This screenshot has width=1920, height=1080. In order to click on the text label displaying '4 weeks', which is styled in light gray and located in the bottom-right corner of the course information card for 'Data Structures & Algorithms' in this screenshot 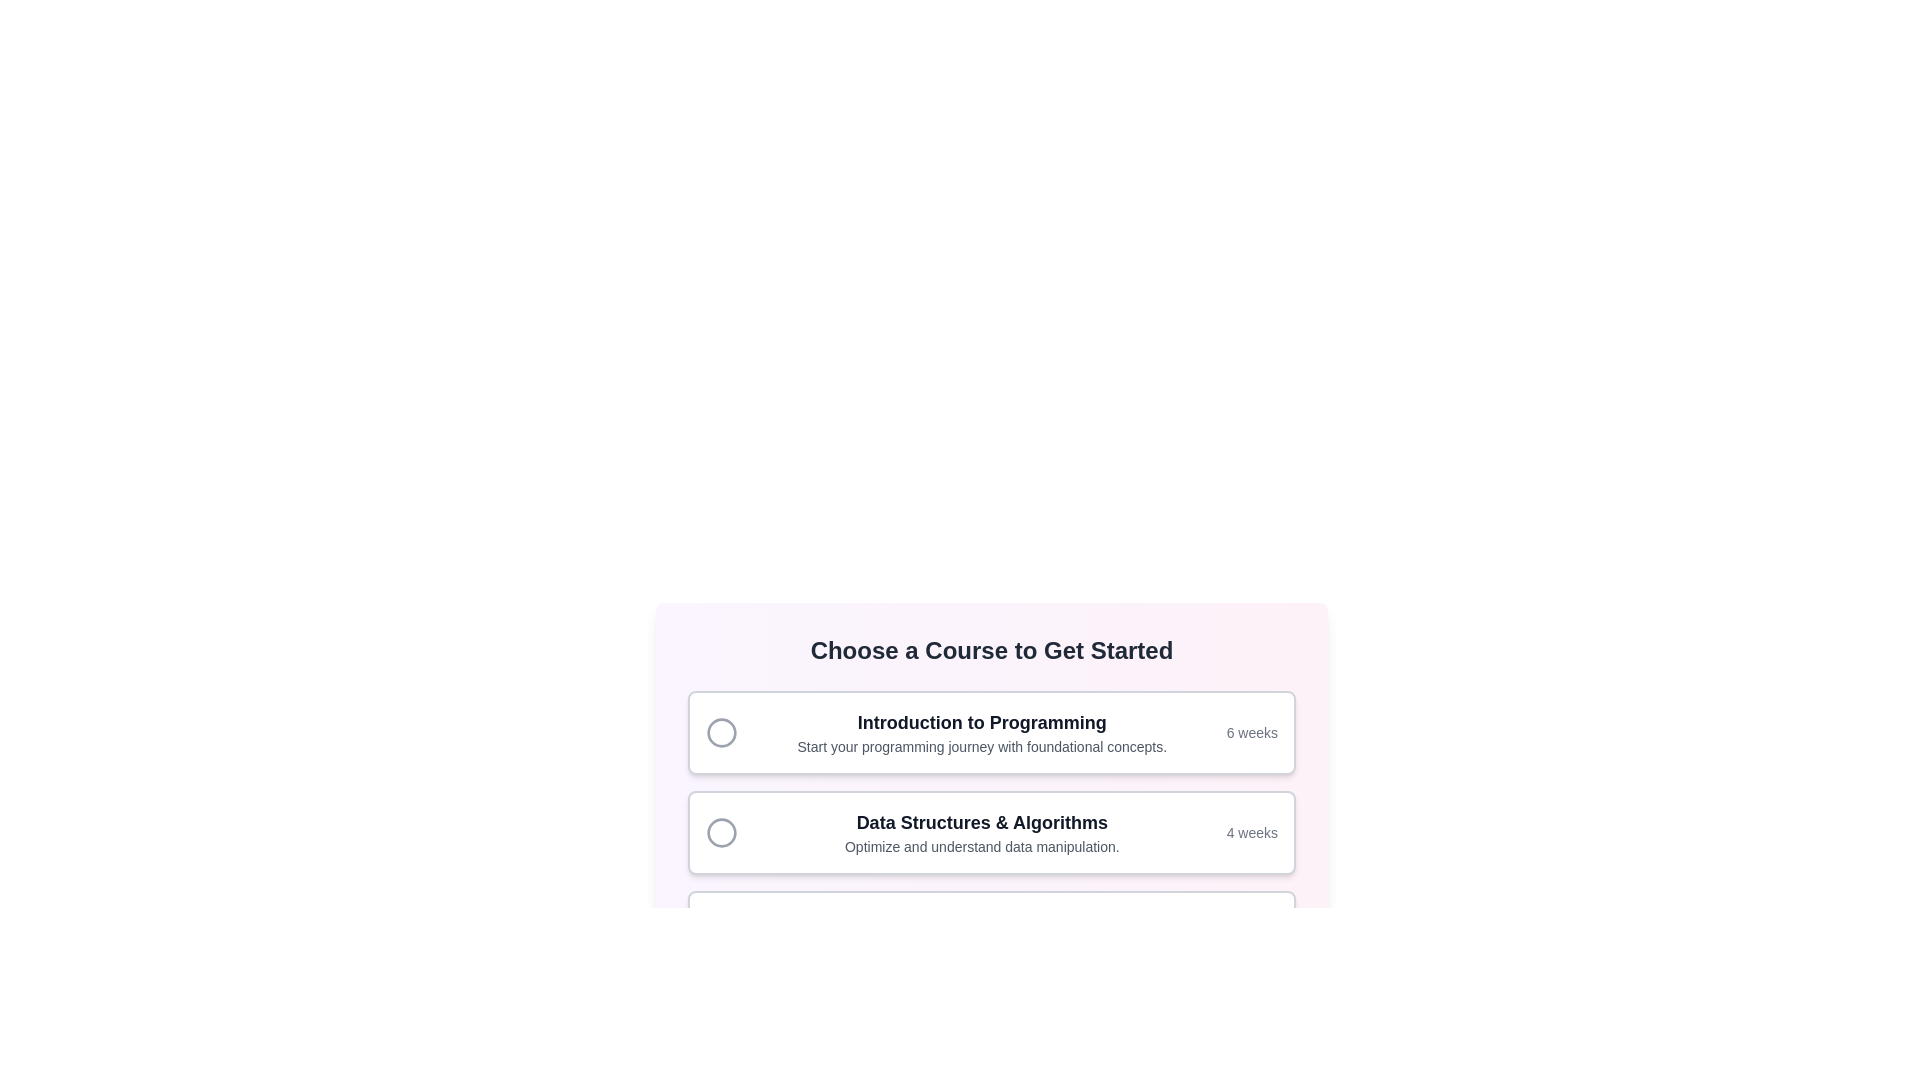, I will do `click(1251, 833)`.